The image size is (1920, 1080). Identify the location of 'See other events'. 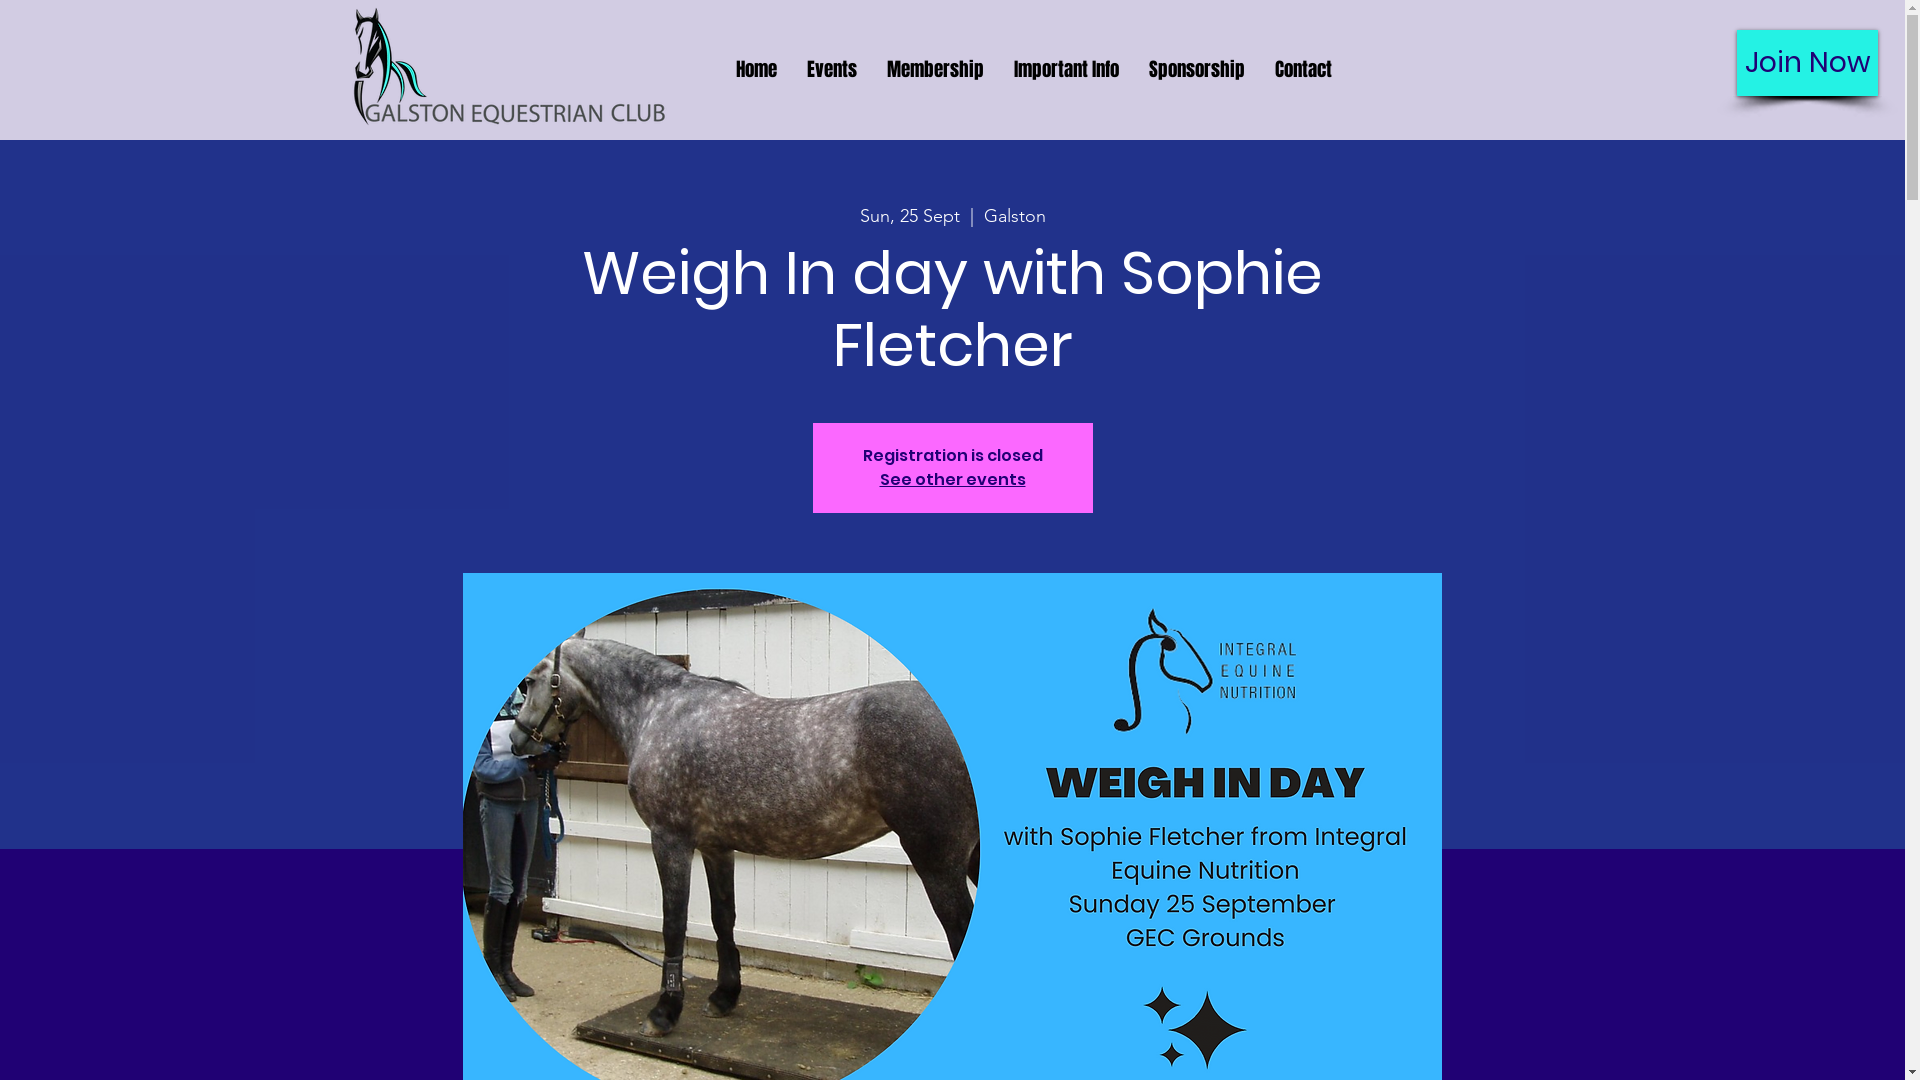
(952, 479).